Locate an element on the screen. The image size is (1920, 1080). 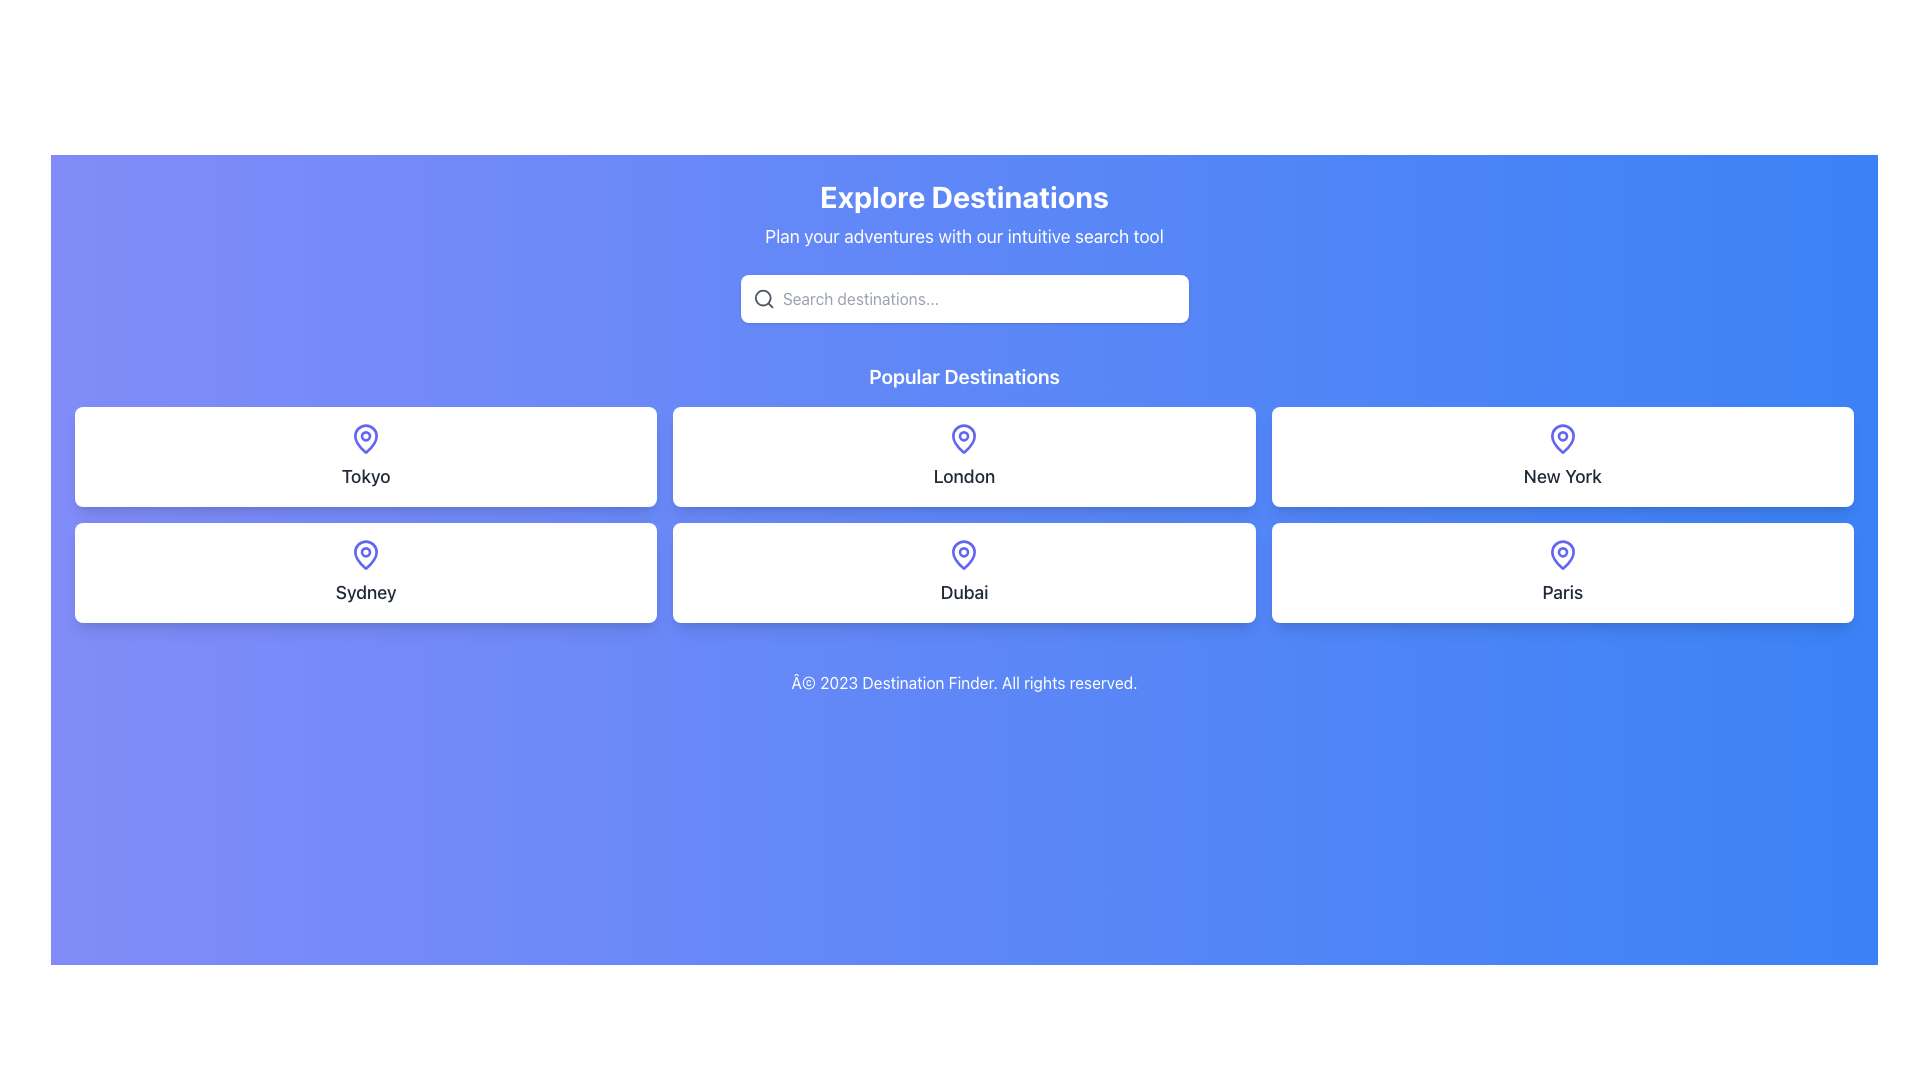
the text label that serves as a title for the section introducing popular destinations, positioned at the top-center of the grouped section below the search bar is located at coordinates (964, 377).